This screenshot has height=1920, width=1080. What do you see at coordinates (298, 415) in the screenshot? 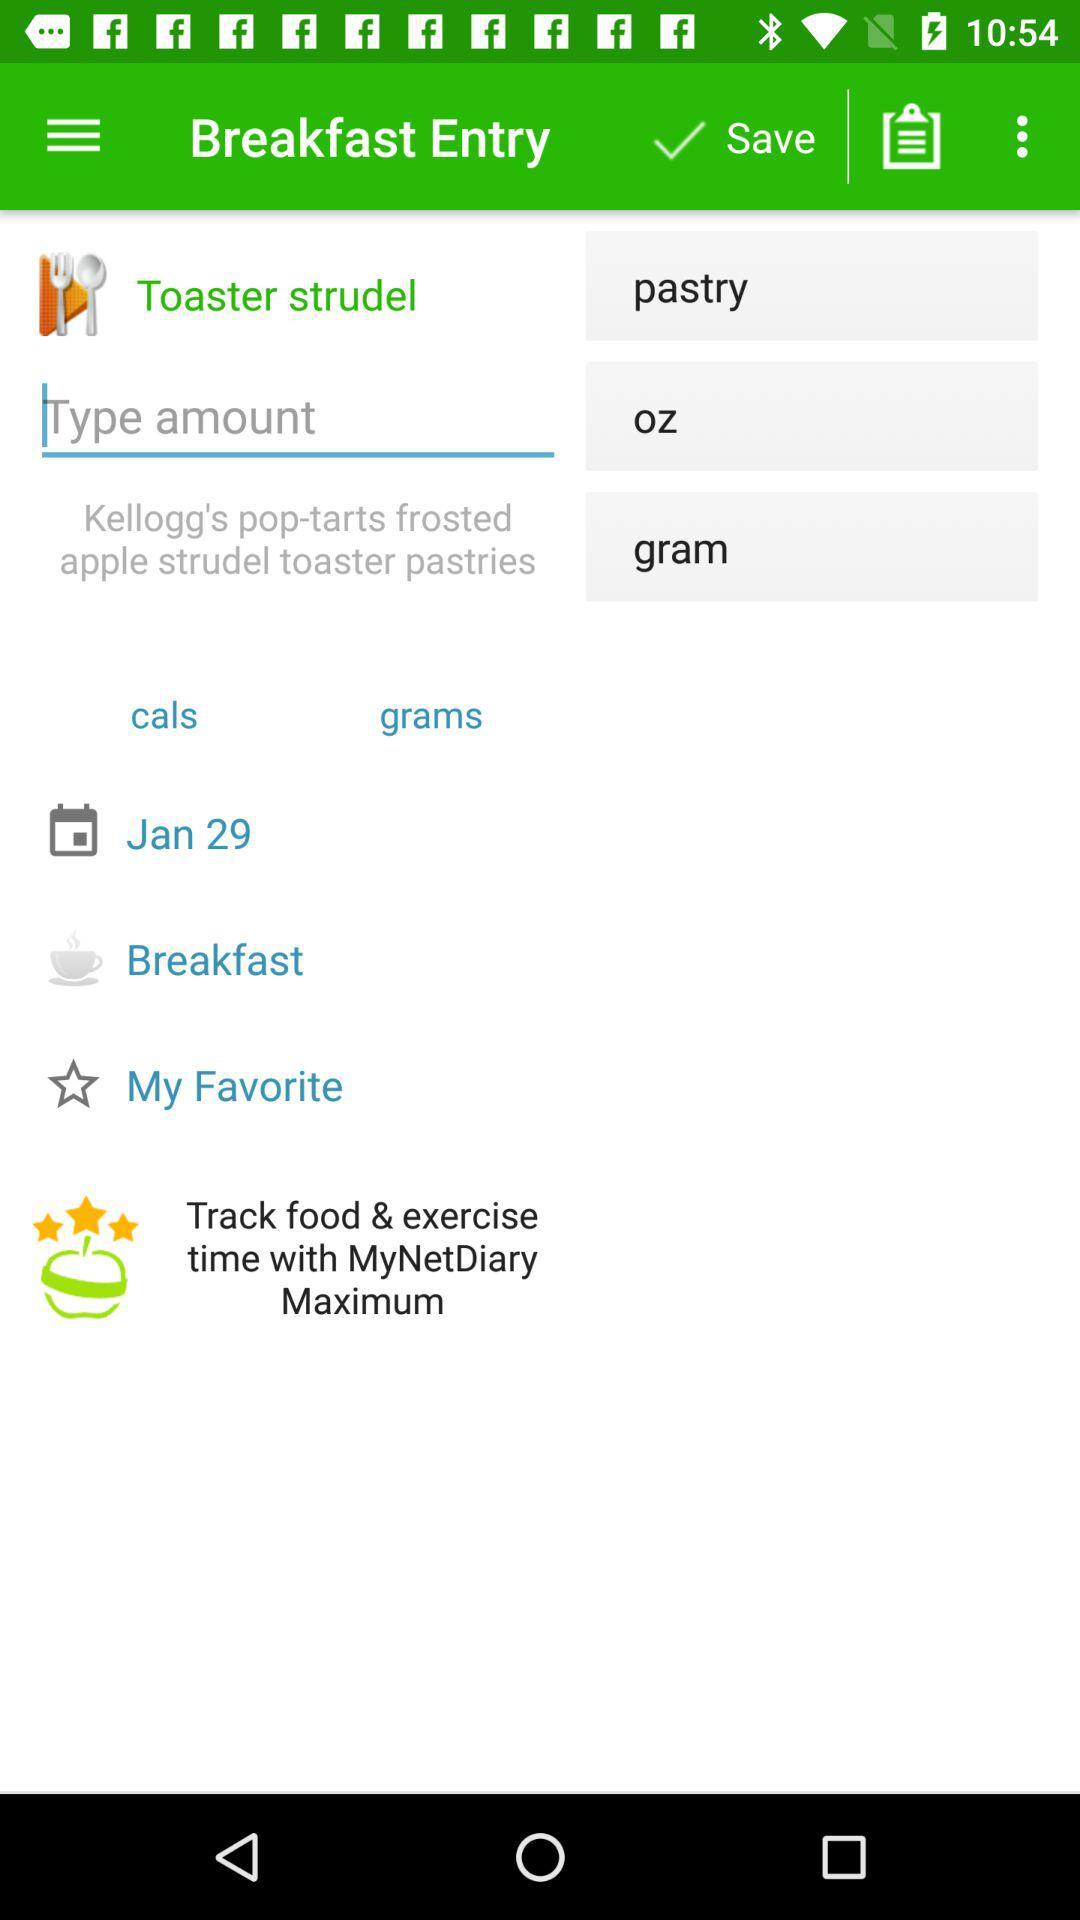
I see `the amount` at bounding box center [298, 415].